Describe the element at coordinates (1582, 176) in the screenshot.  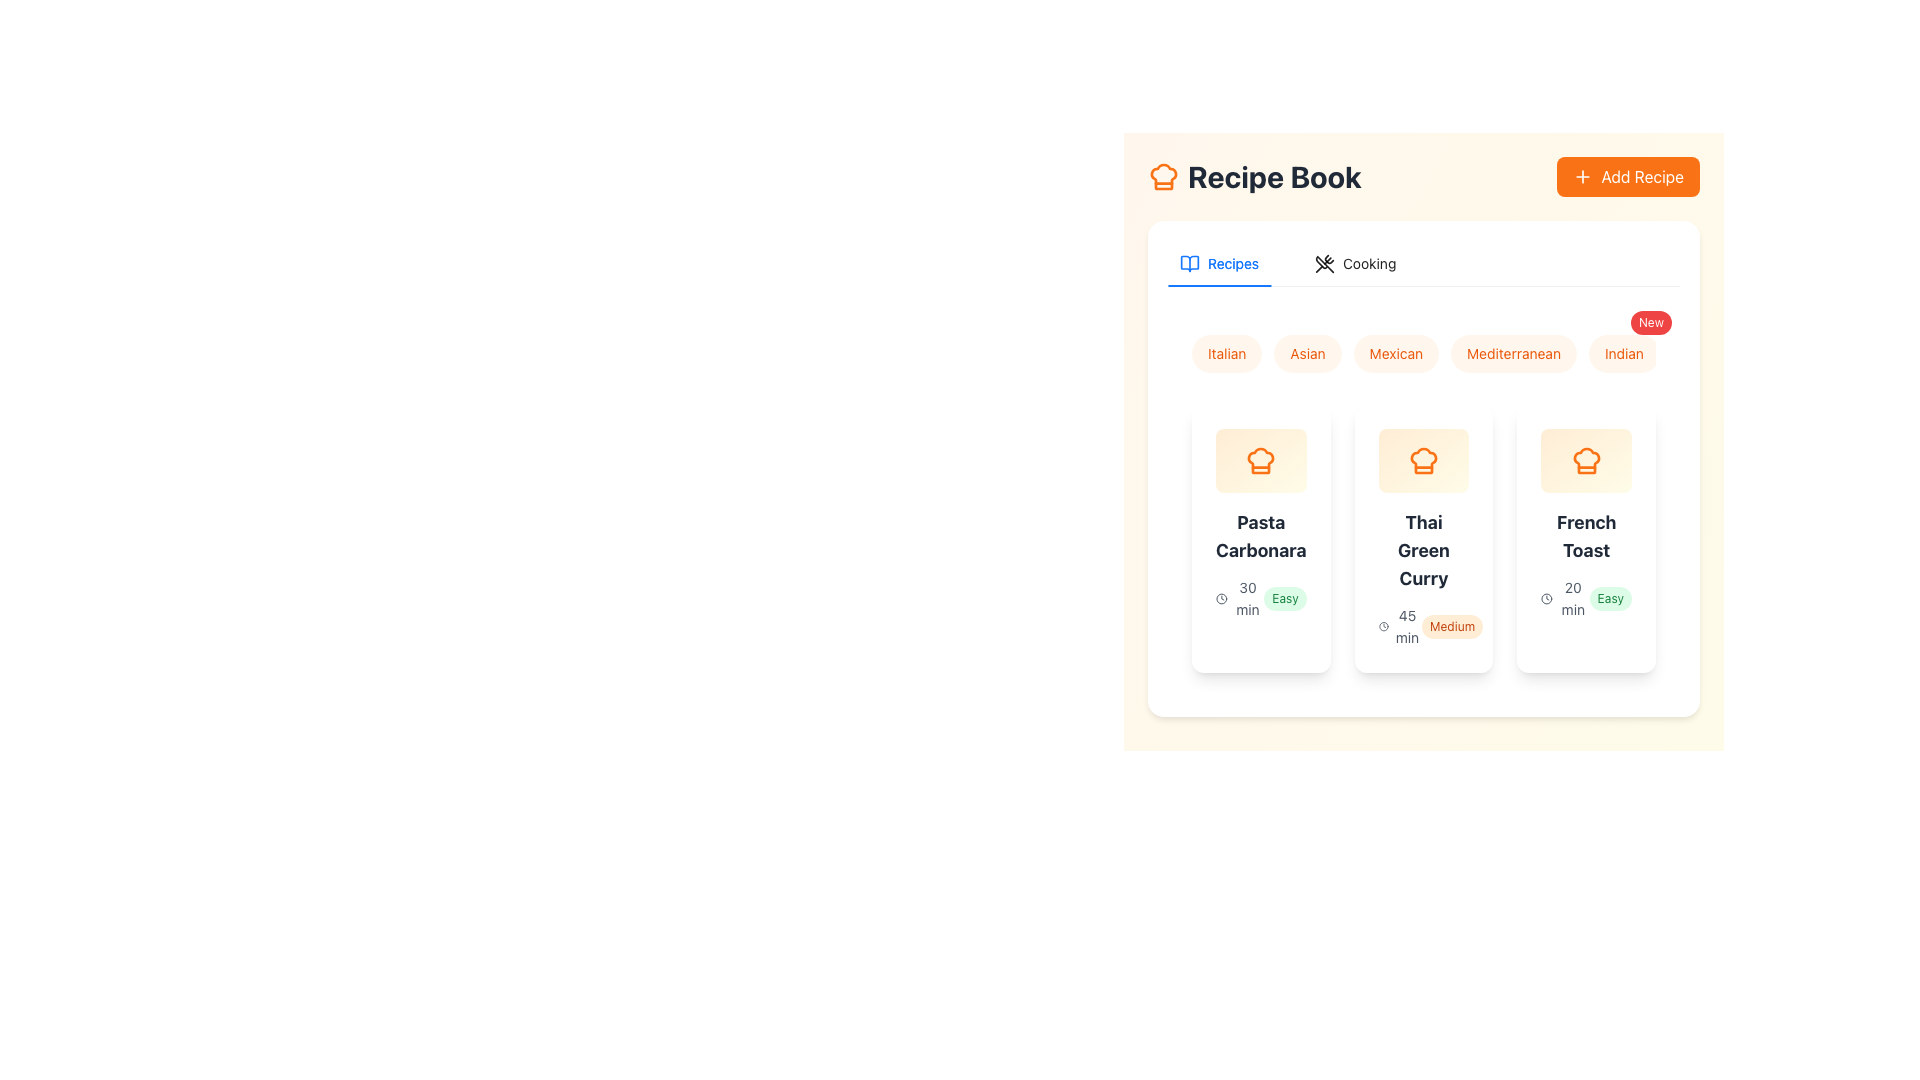
I see `the 'add' icon located to the left of the 'Add Recipe' button, which has a bright orange background and rounded edges` at that location.